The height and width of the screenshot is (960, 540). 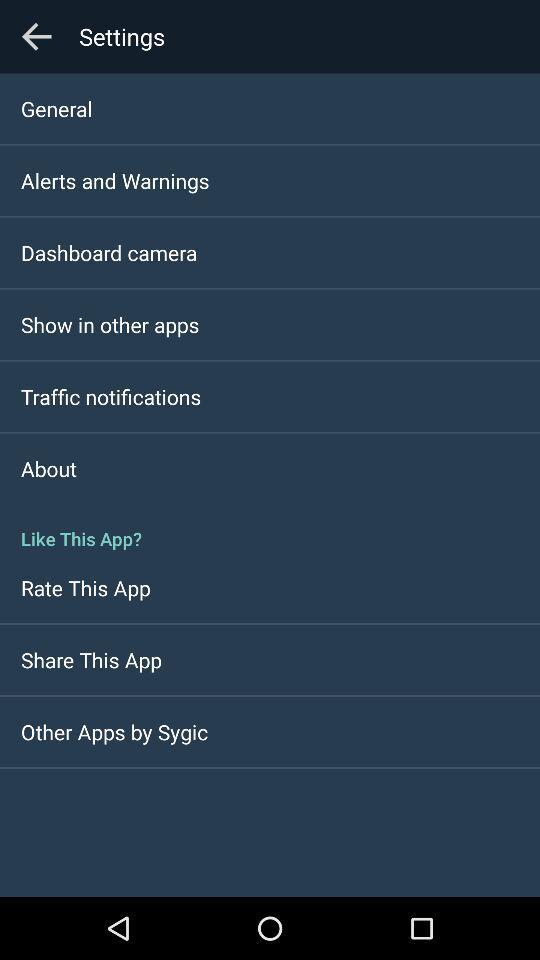 I want to click on the app above the show in other app, so click(x=109, y=251).